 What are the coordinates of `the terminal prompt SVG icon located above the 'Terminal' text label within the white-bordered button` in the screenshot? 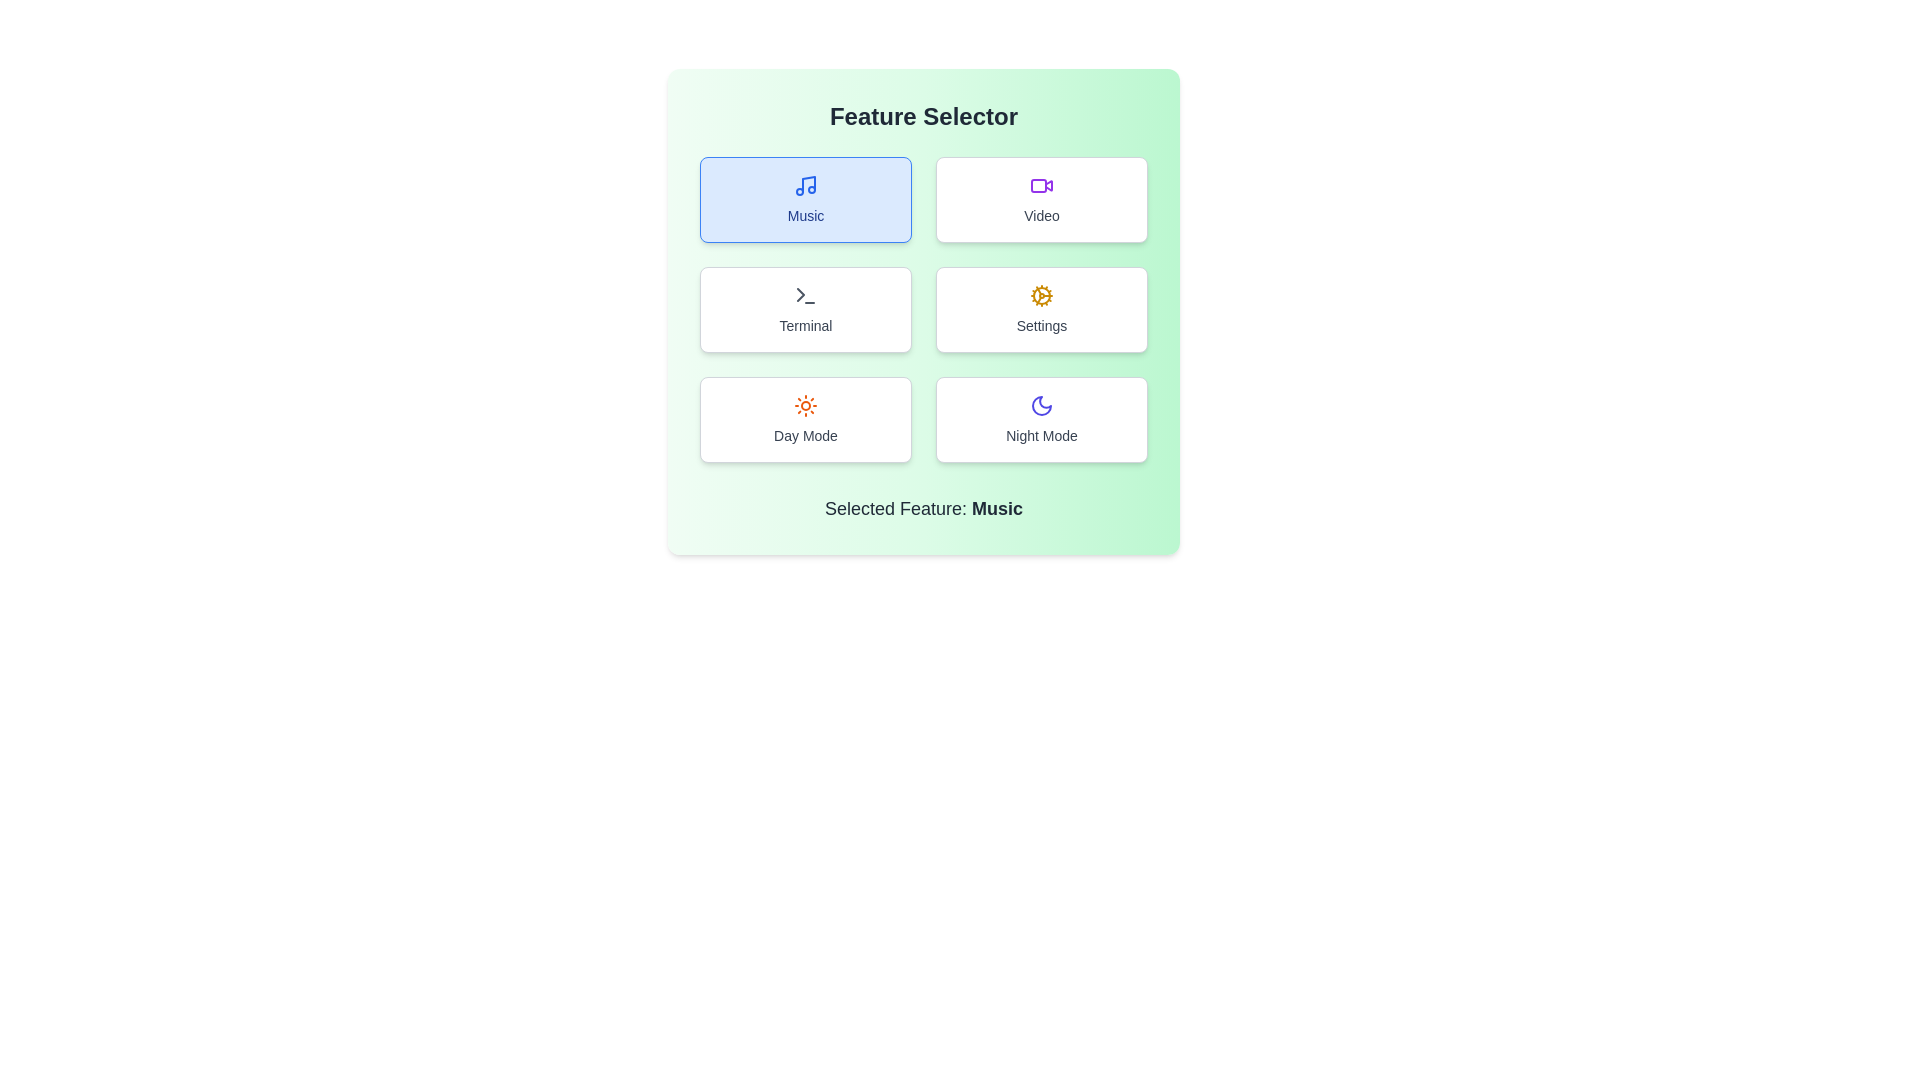 It's located at (806, 296).